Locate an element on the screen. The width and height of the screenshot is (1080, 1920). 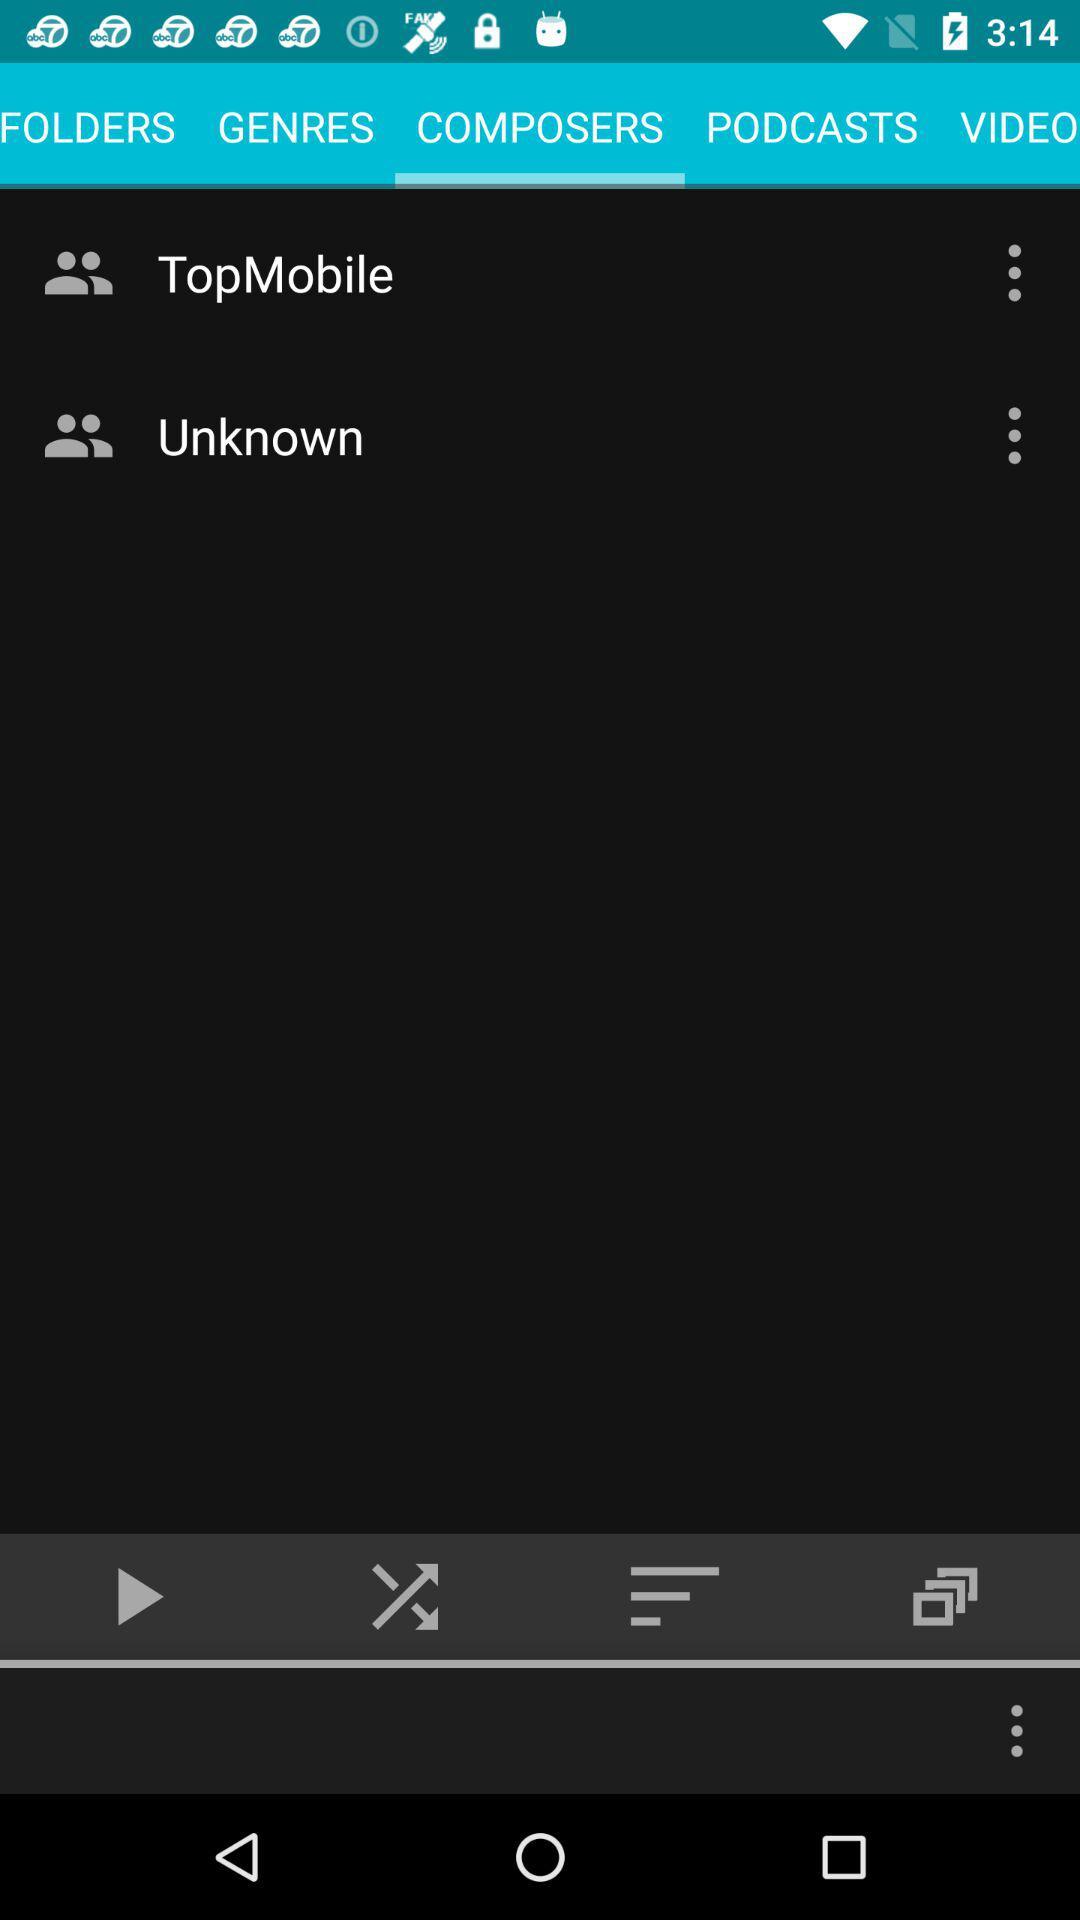
the play icon is located at coordinates (135, 1595).